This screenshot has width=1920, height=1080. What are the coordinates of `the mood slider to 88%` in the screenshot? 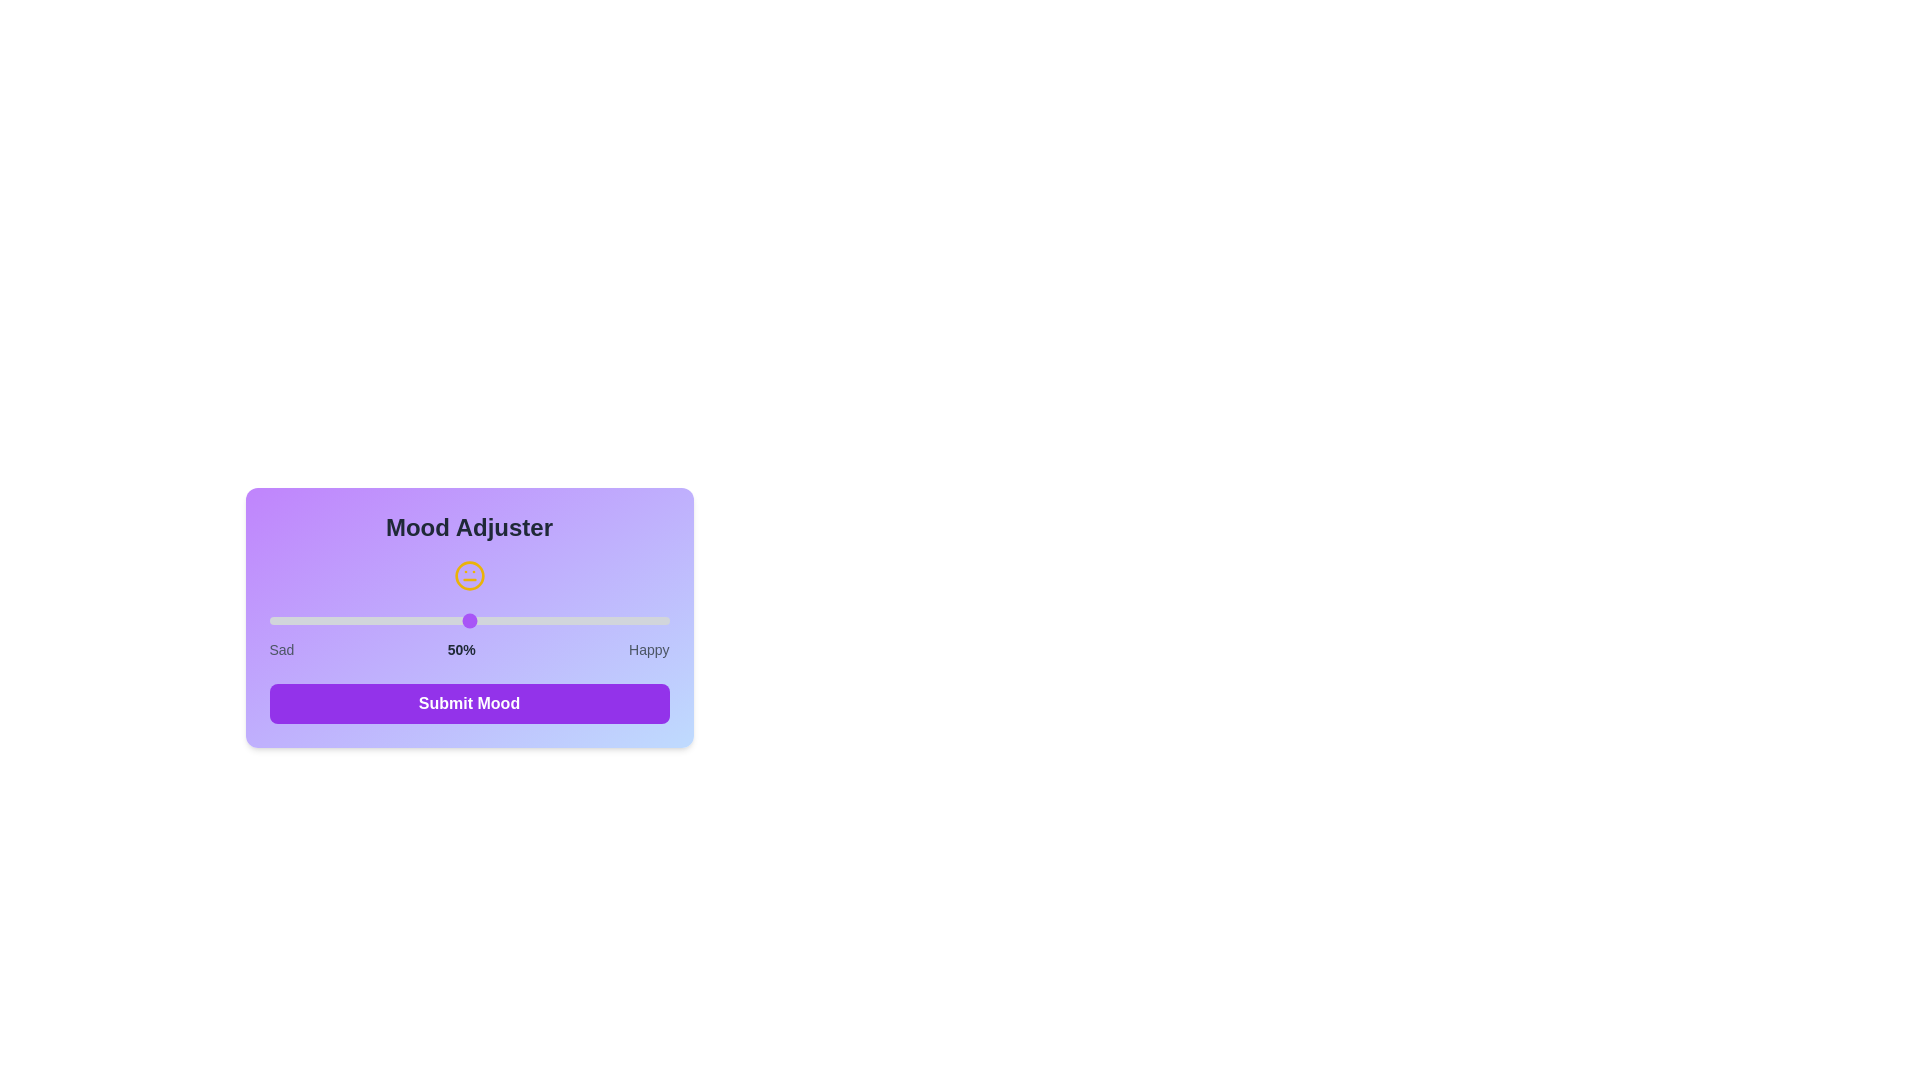 It's located at (620, 620).